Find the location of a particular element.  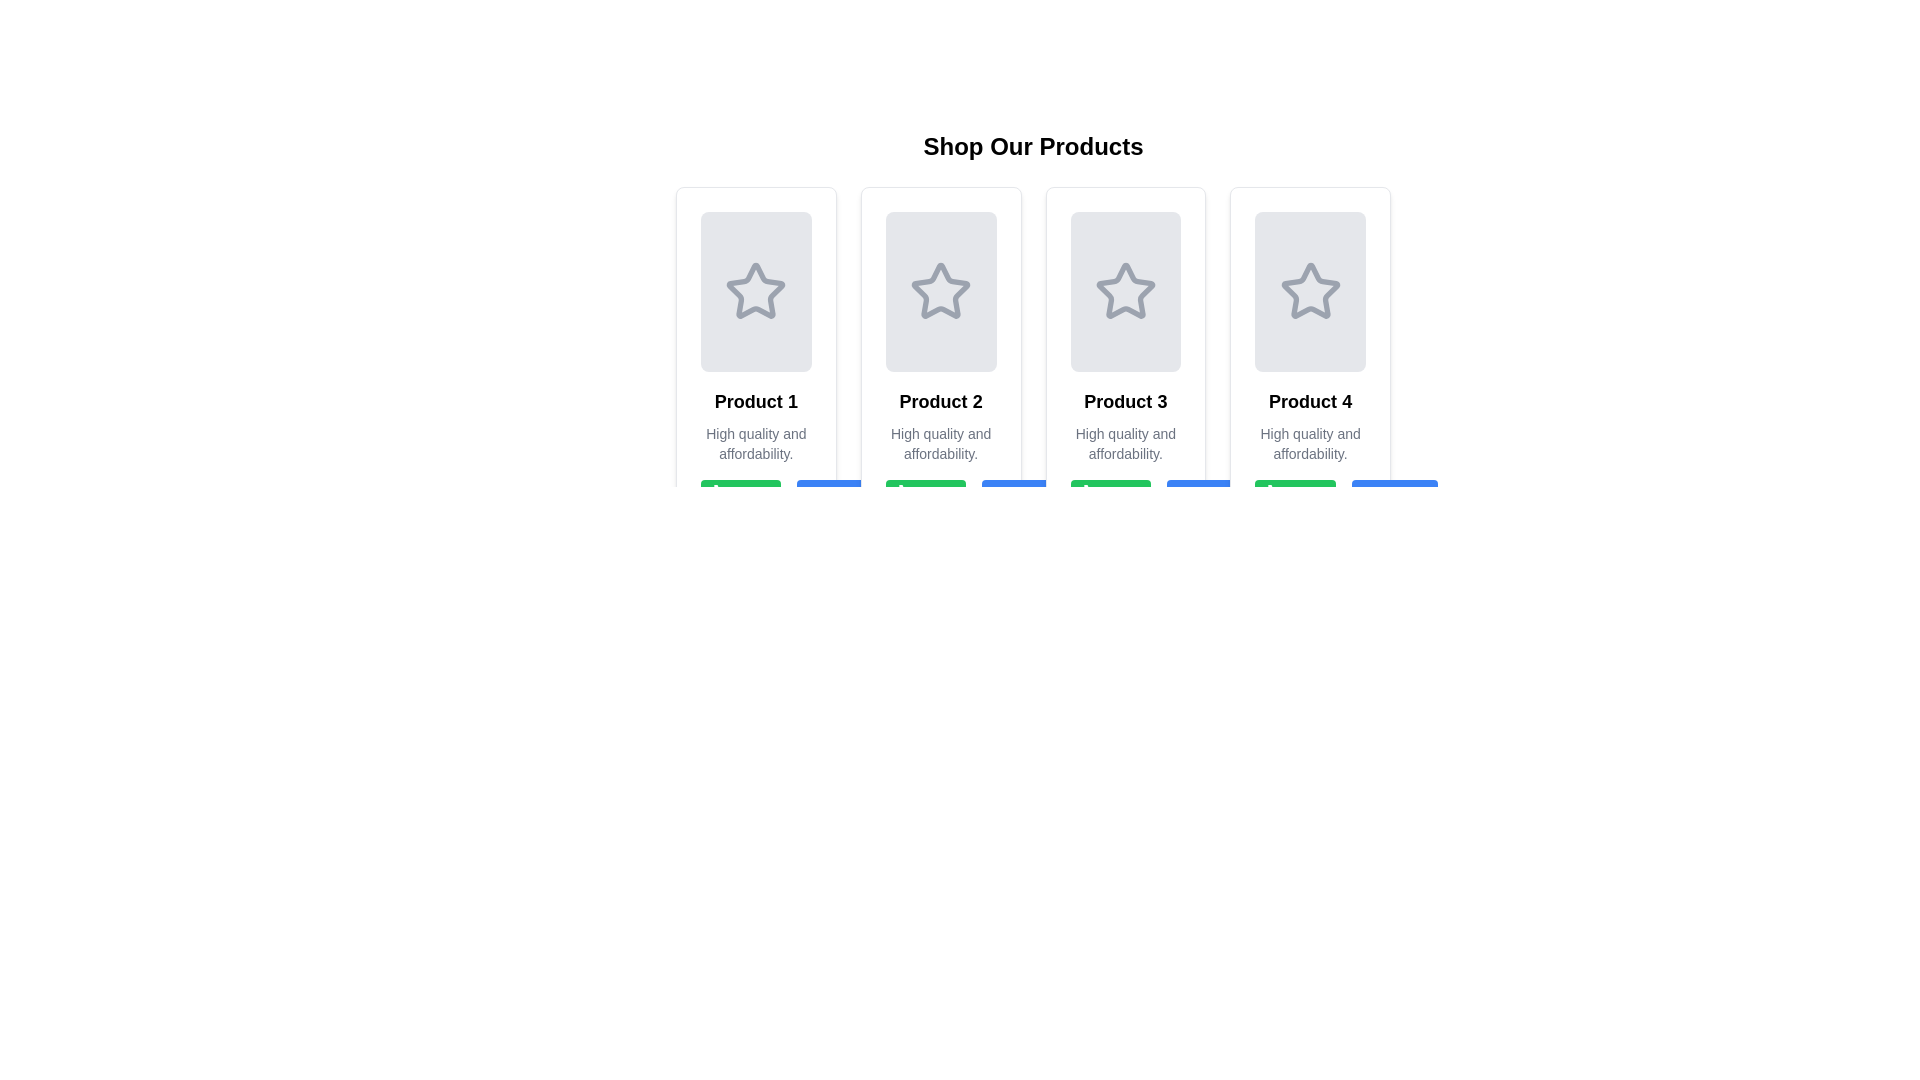

the 'Like' button, which is the third button below 'Product 3' is located at coordinates (1125, 495).